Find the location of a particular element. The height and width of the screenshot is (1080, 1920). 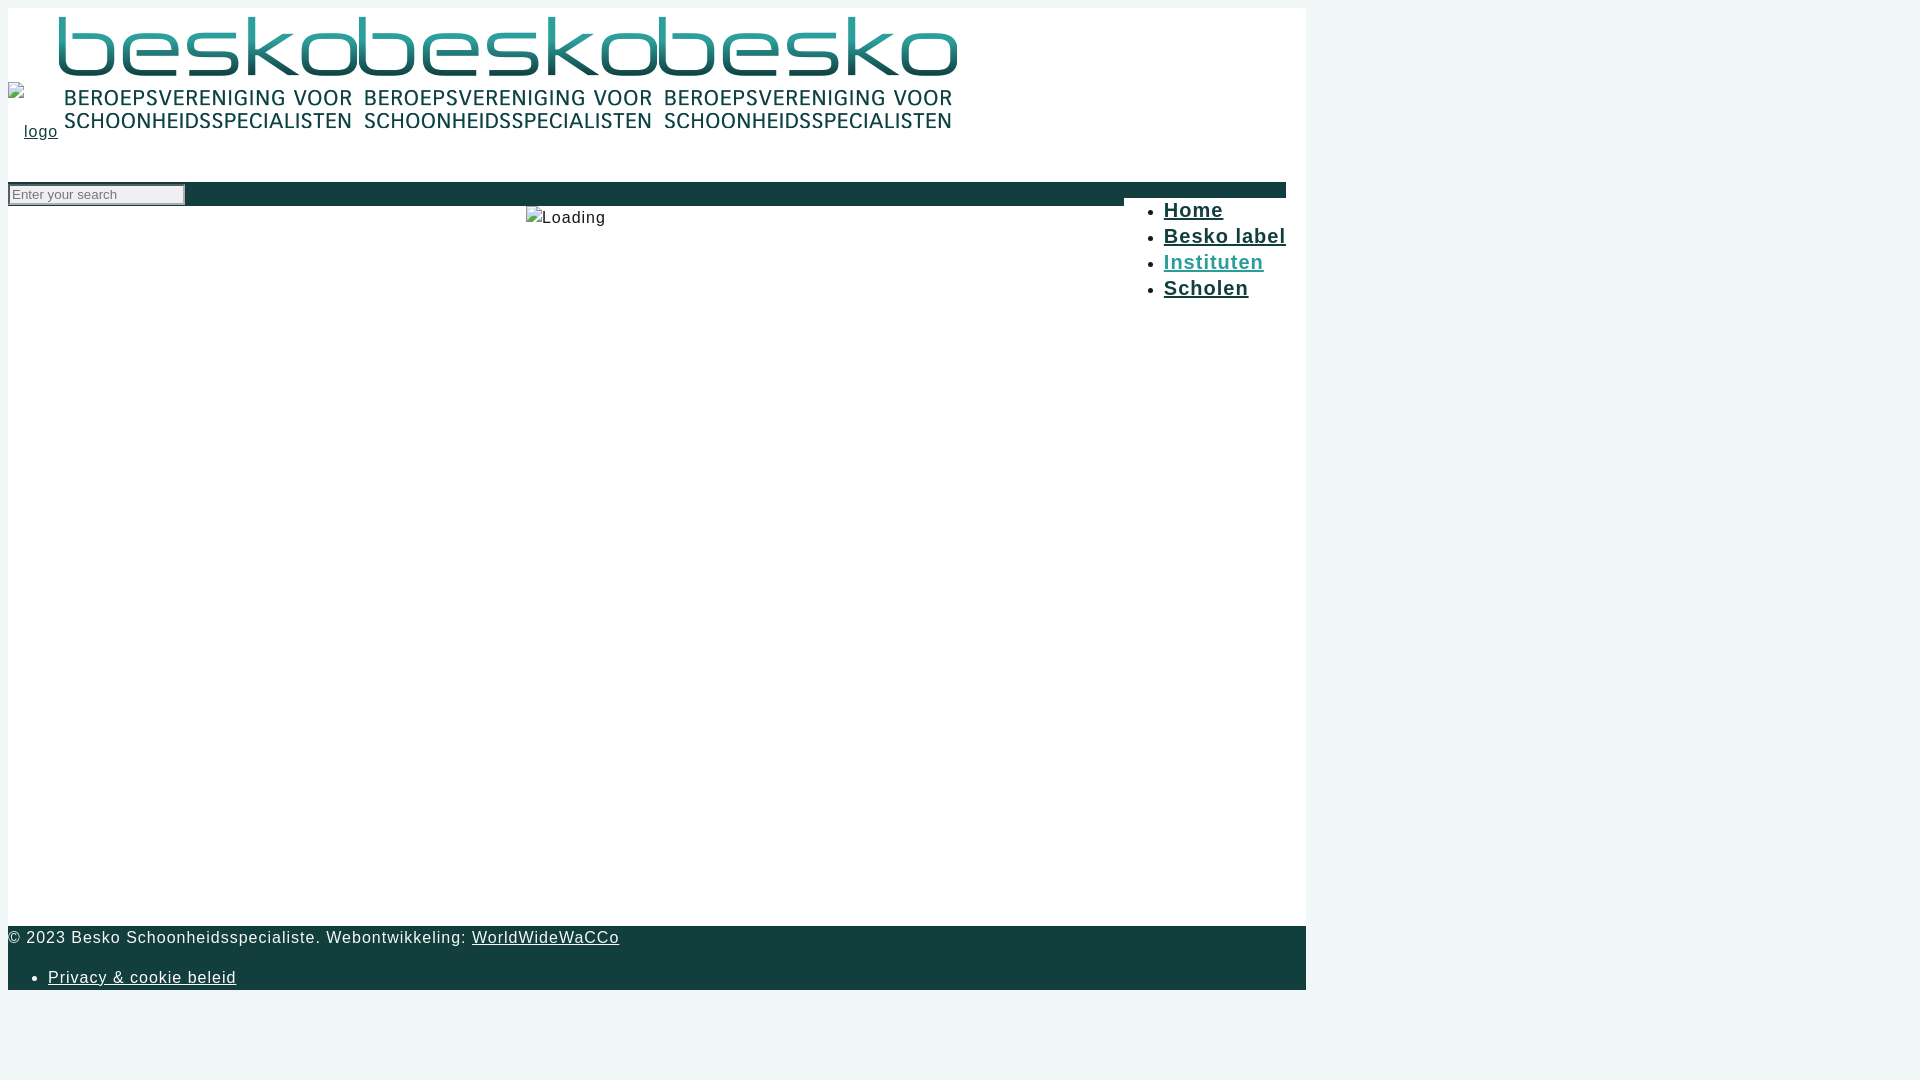

'Besko Schoonheidsspecialiste' is located at coordinates (8, 131).